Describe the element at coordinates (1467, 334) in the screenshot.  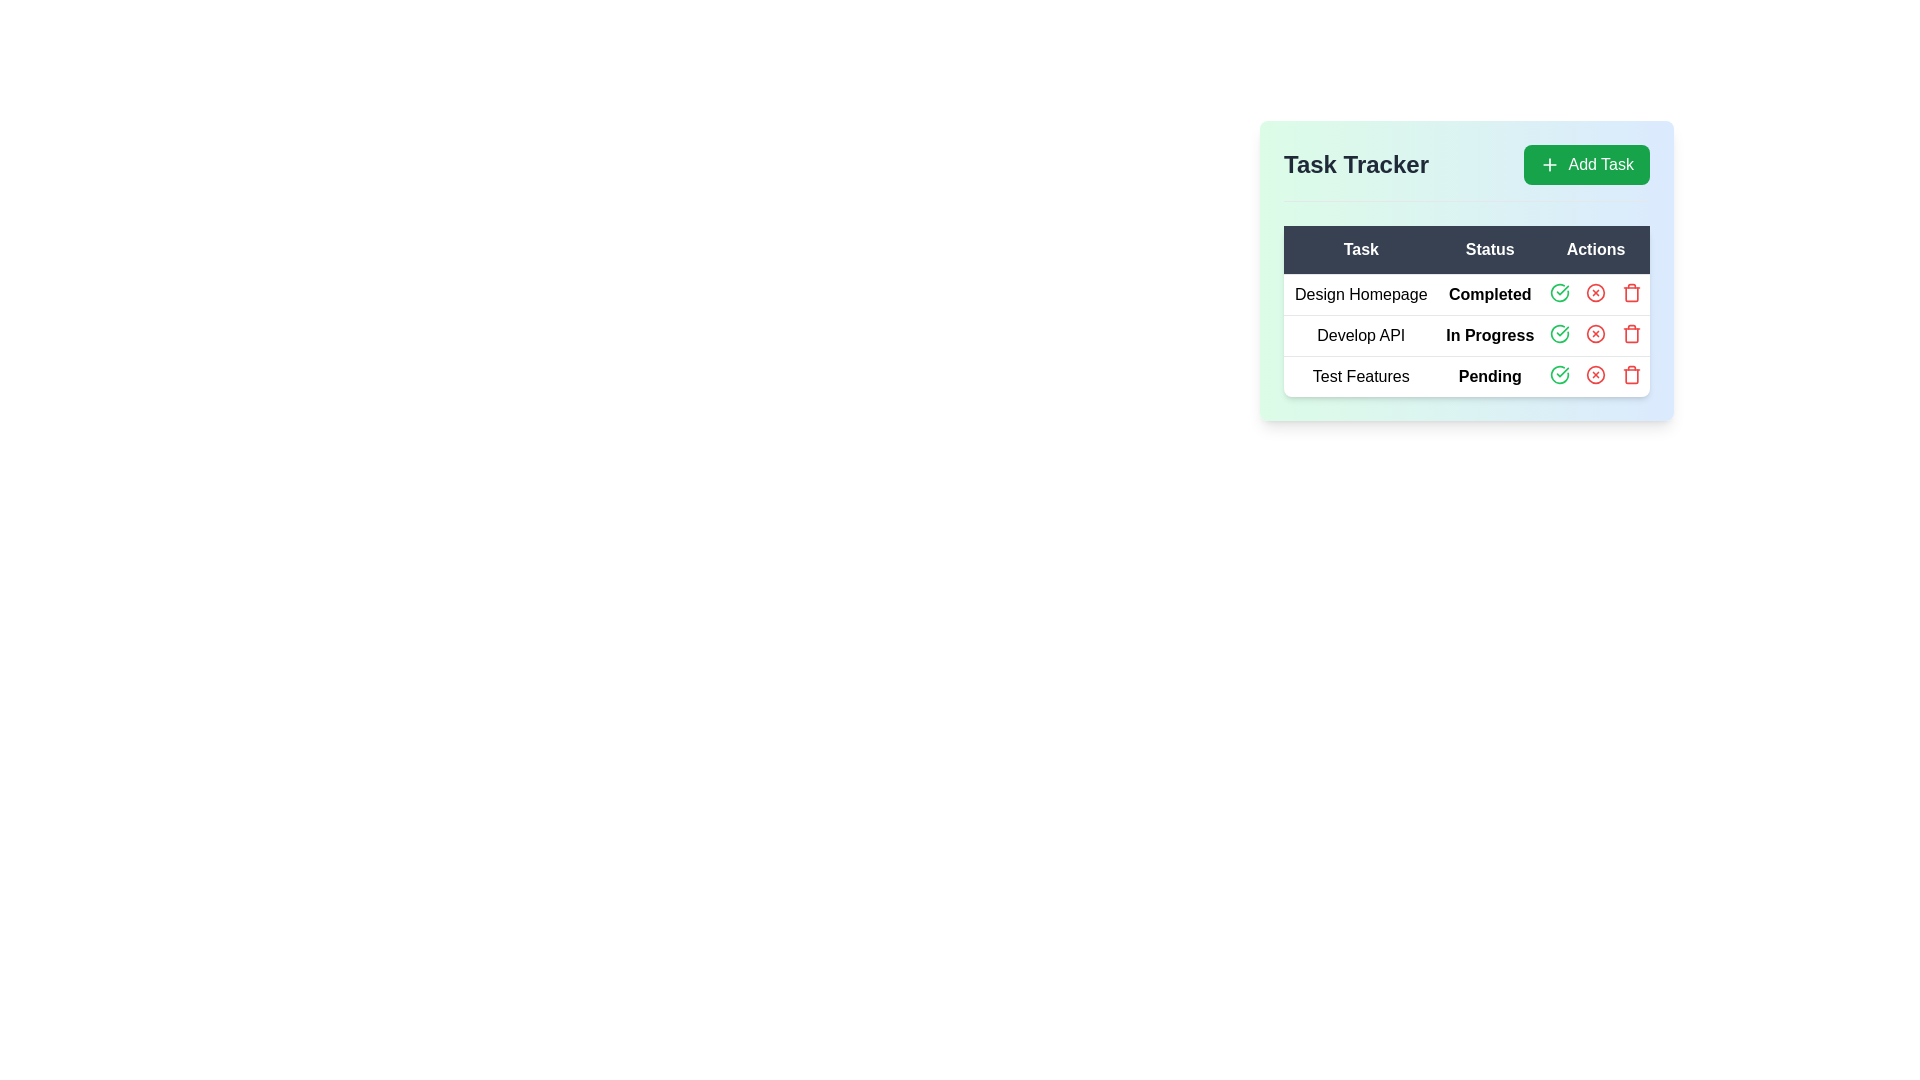
I see `the text label displaying the task name 'Develop API' and its status 'In Progress' in the task tracker interface, located in the second row of the task table` at that location.